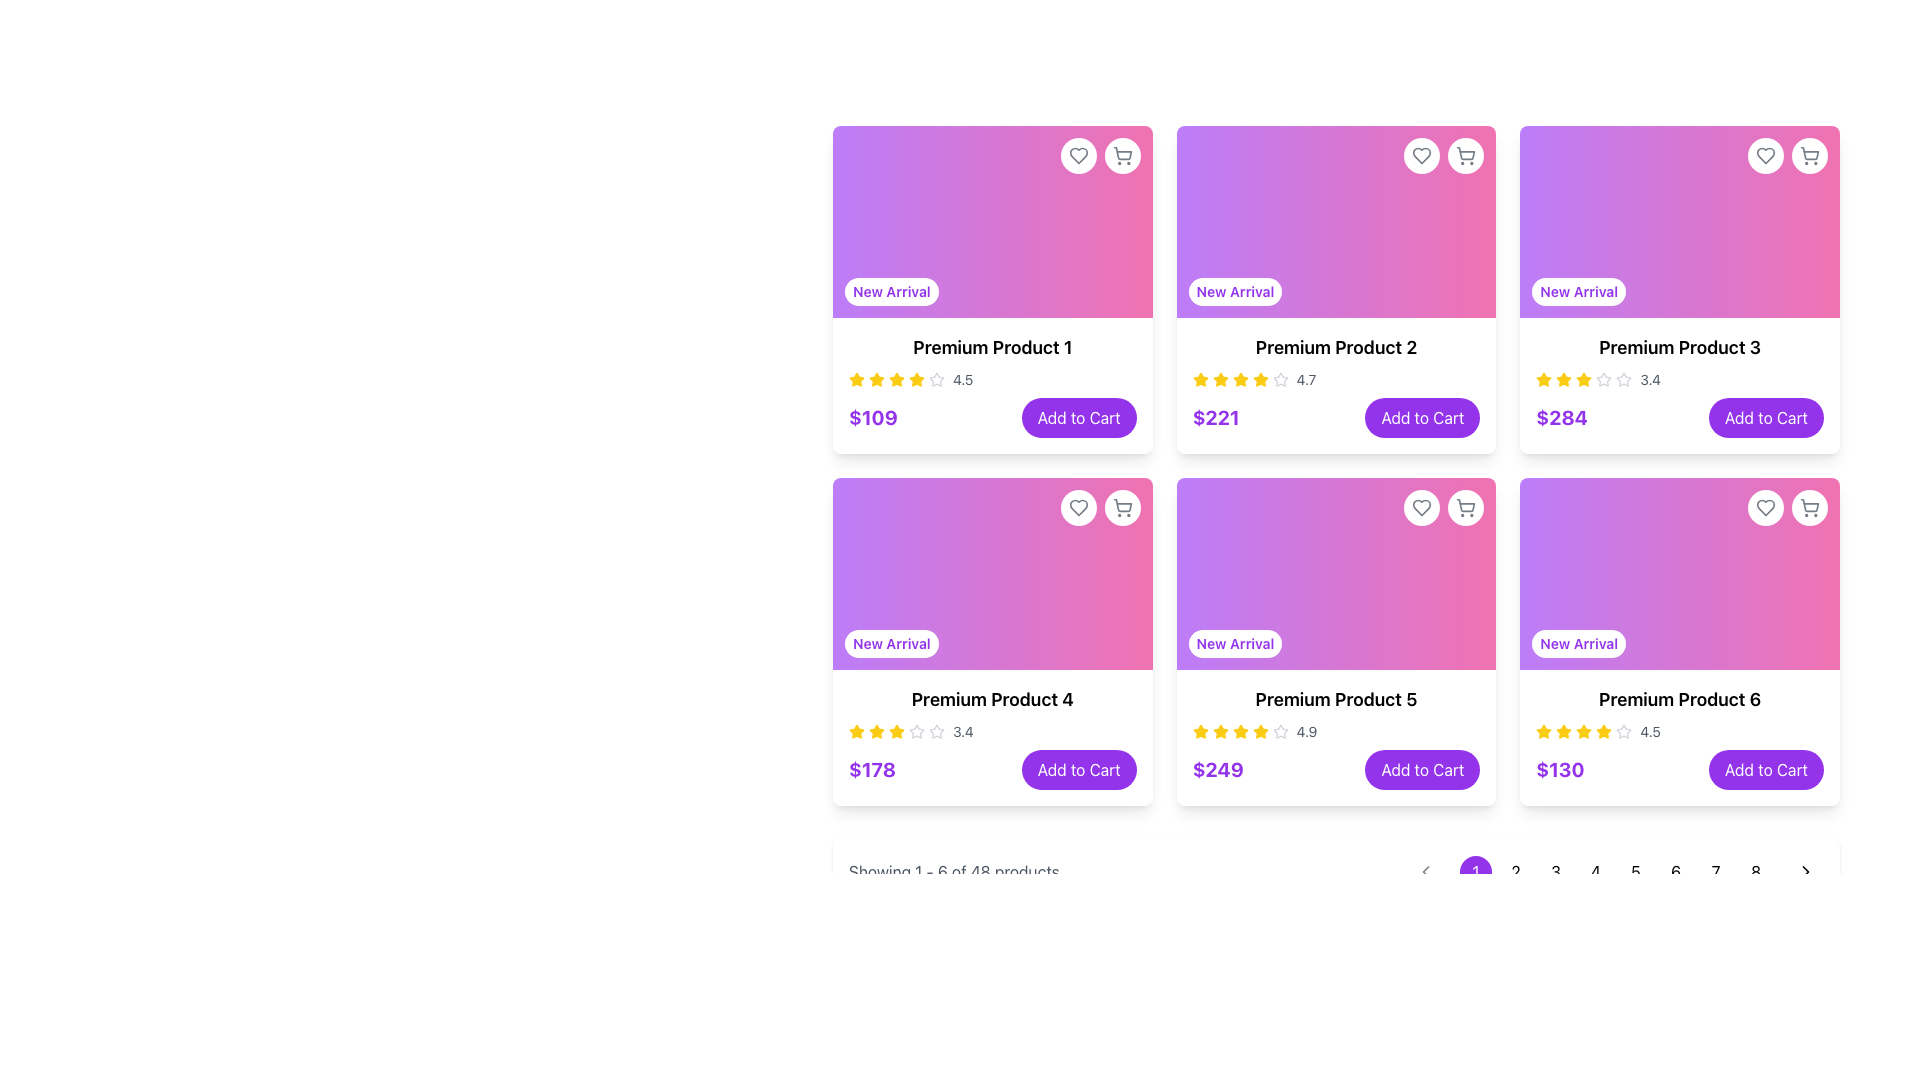  What do you see at coordinates (1421, 154) in the screenshot?
I see `the heart-shaped icon within the circular button located at the top-right corner of the 'Premium Product 2' card` at bounding box center [1421, 154].